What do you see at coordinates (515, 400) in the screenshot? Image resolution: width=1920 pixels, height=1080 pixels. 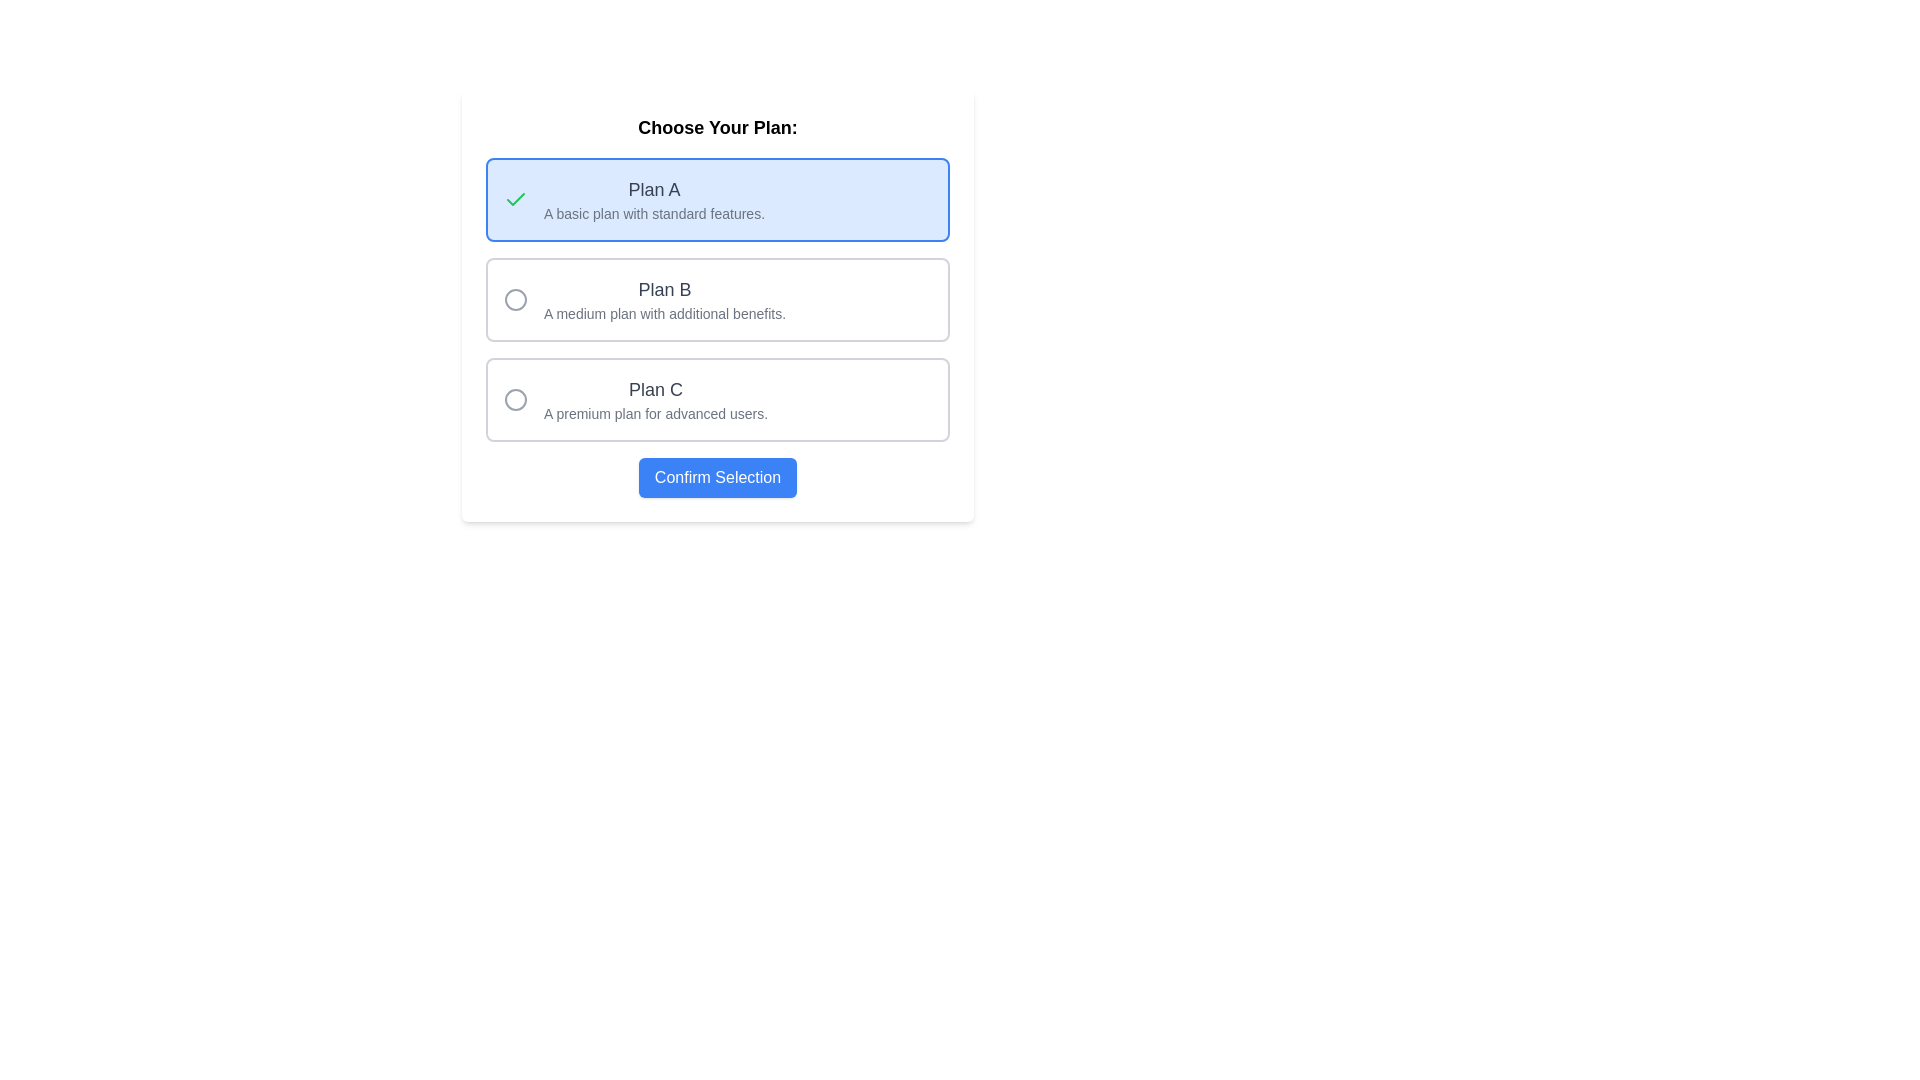 I see `the unselected radio button icon for 'Plan C', which is a circular, outlined icon located in the left side of the third option row` at bounding box center [515, 400].